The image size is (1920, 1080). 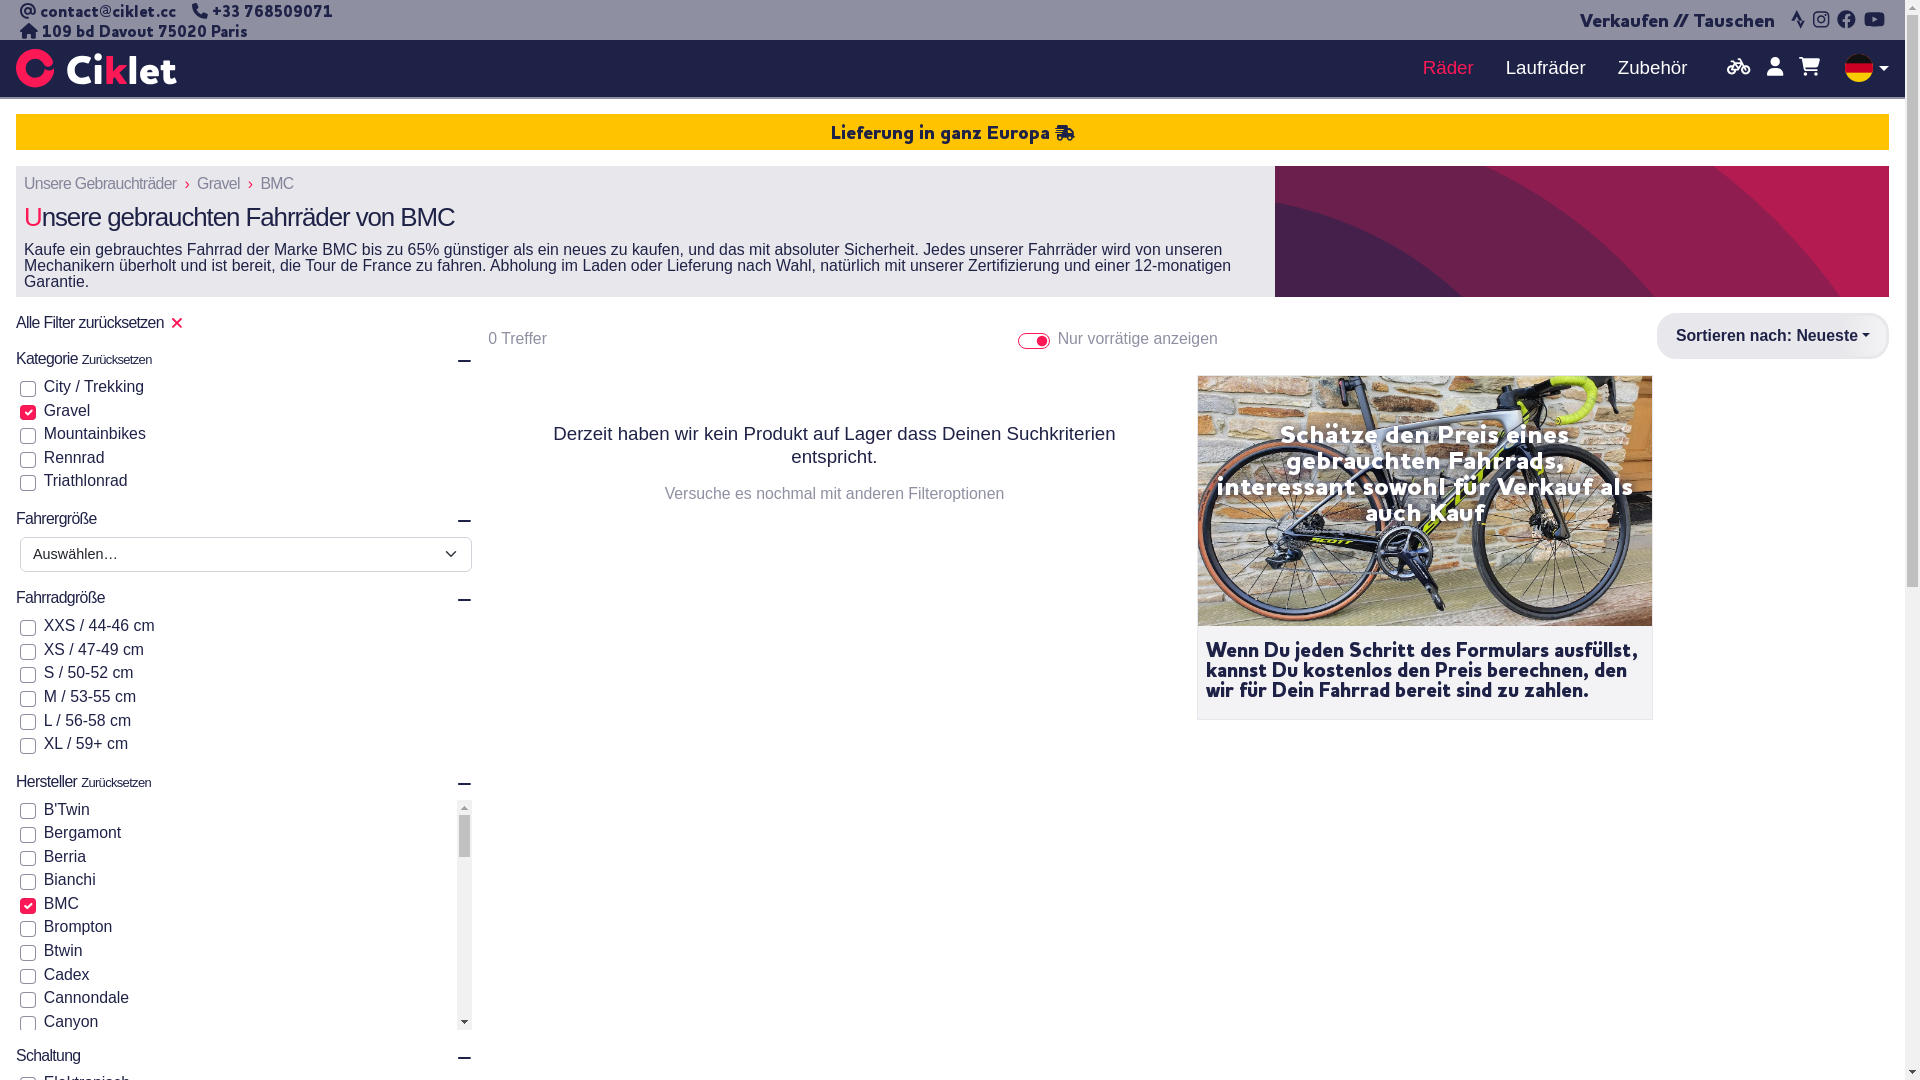 I want to click on 'Gravel', so click(x=196, y=183).